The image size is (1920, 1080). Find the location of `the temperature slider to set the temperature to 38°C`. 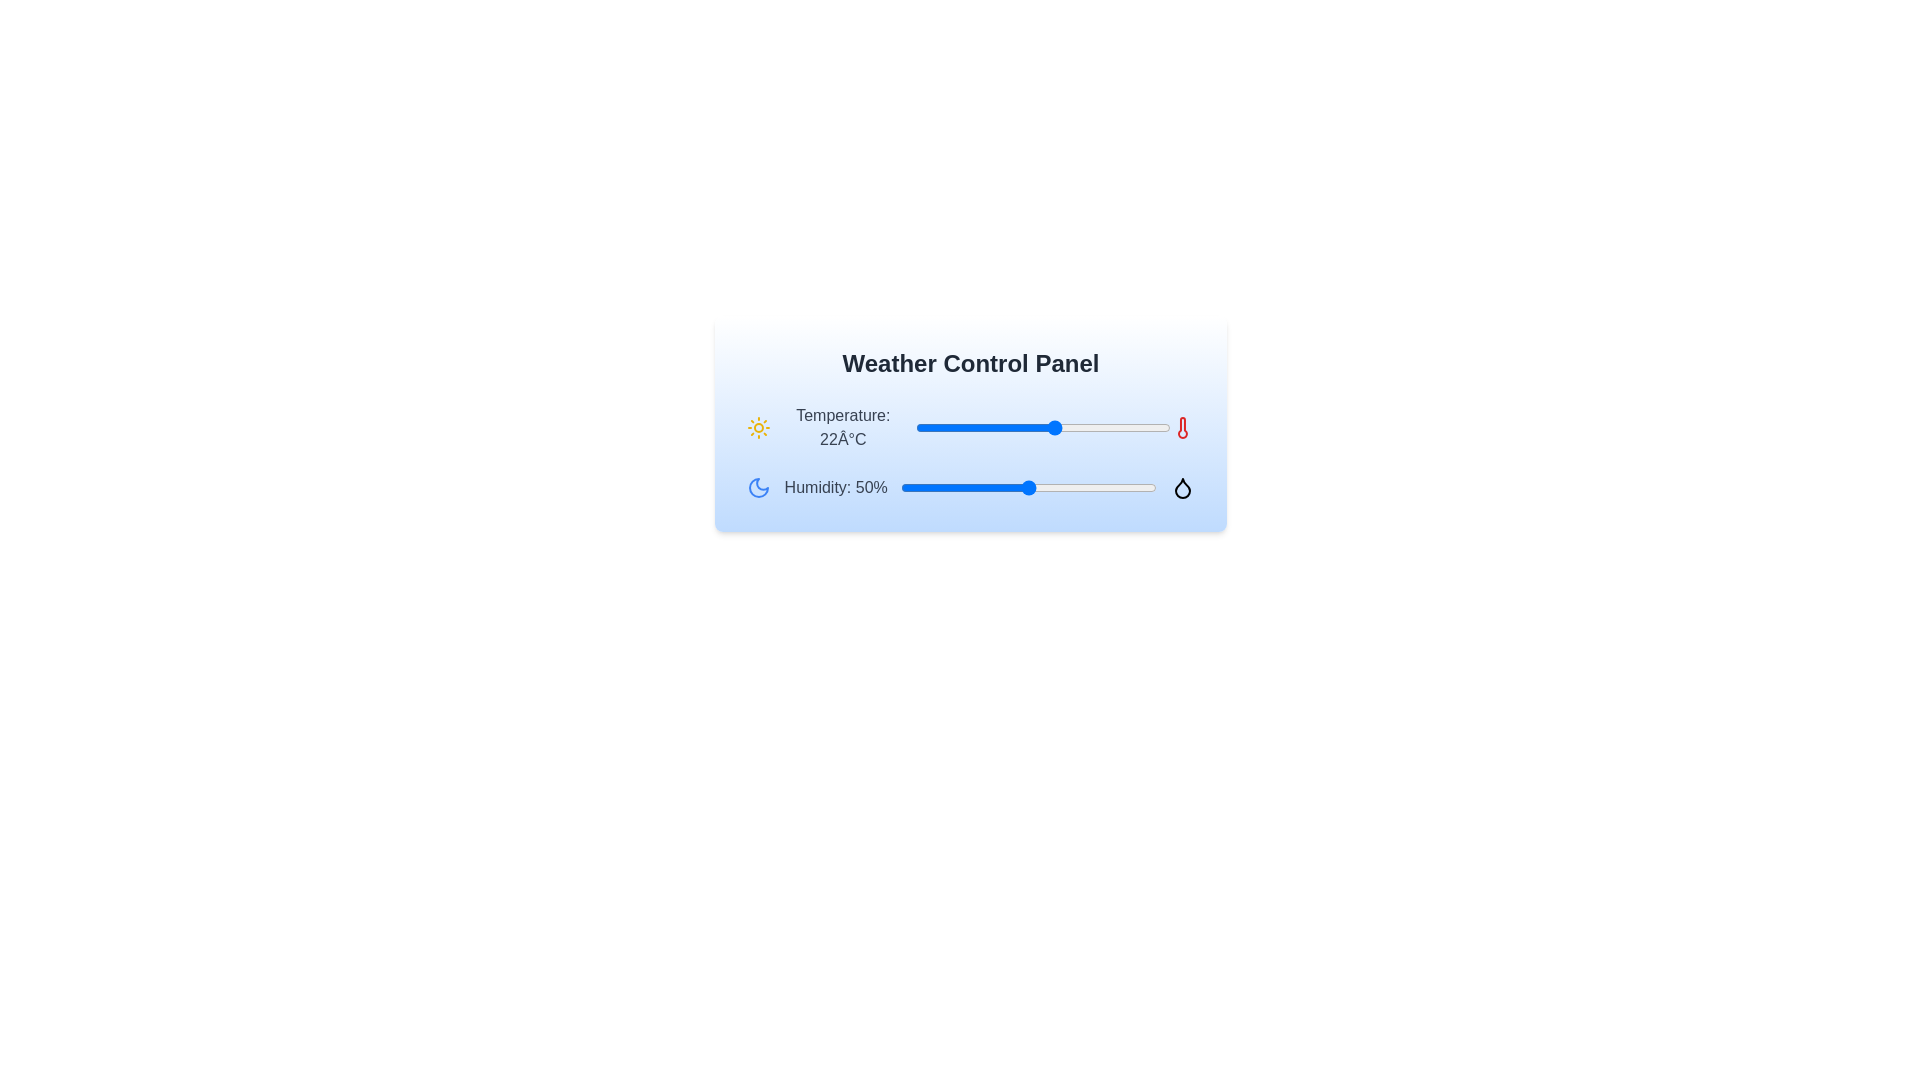

the temperature slider to set the temperature to 38°C is located at coordinates (1158, 427).